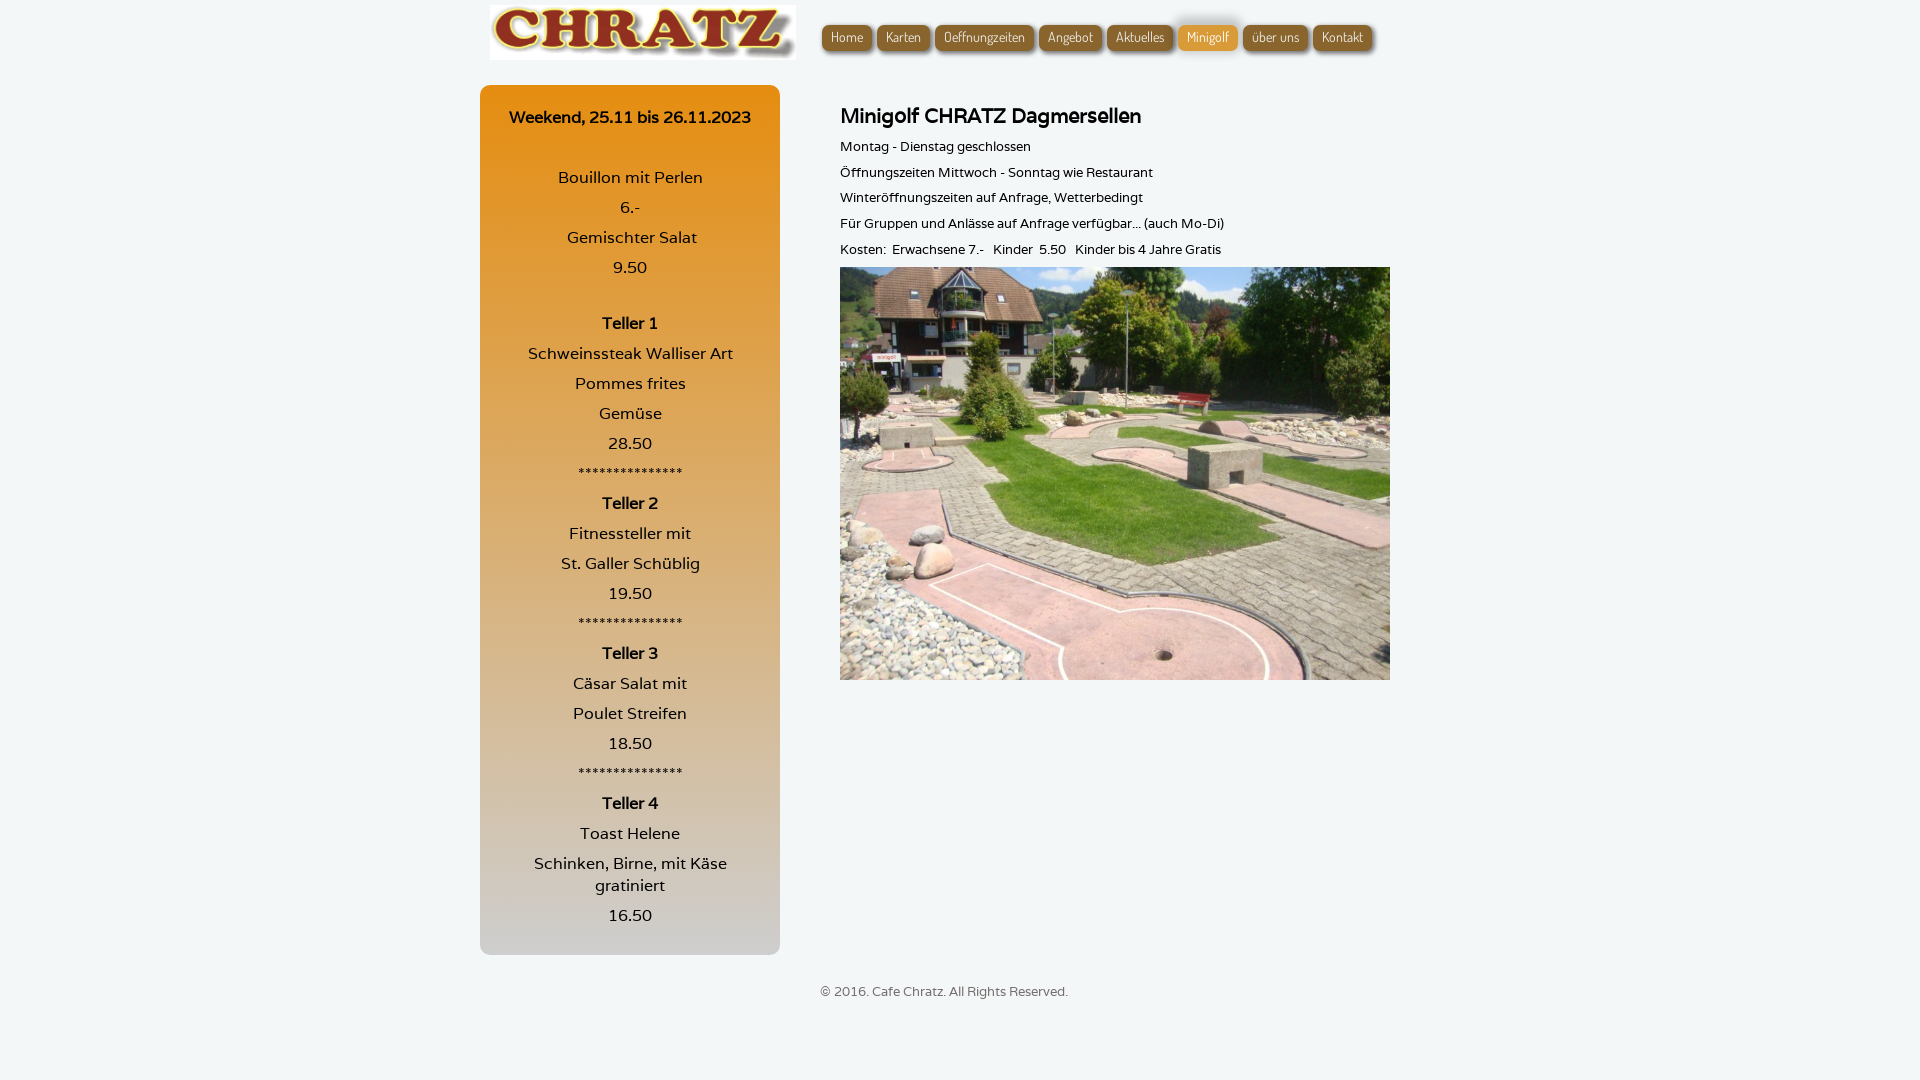 Image resolution: width=1920 pixels, height=1080 pixels. Describe the element at coordinates (1342, 38) in the screenshot. I see `'Kontakt'` at that location.